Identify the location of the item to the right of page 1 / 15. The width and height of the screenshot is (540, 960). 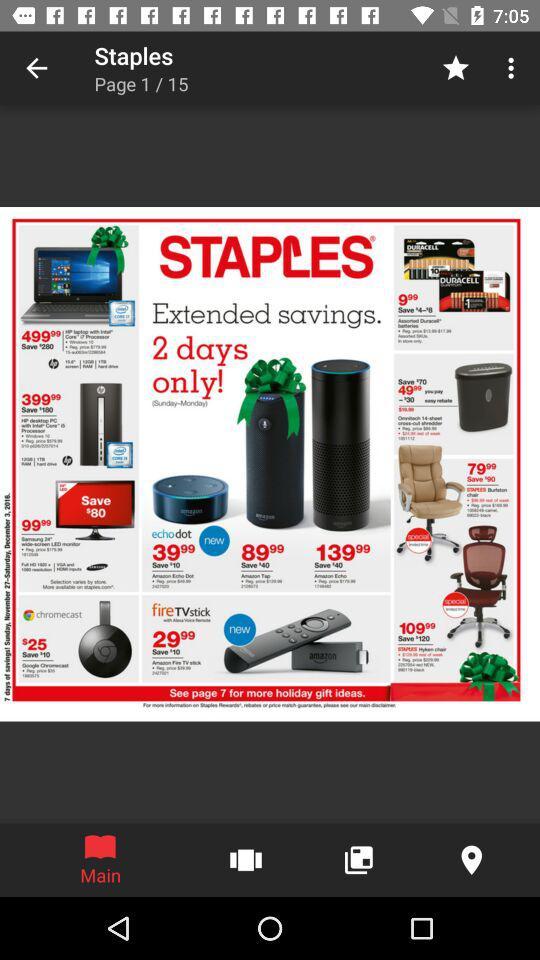
(455, 68).